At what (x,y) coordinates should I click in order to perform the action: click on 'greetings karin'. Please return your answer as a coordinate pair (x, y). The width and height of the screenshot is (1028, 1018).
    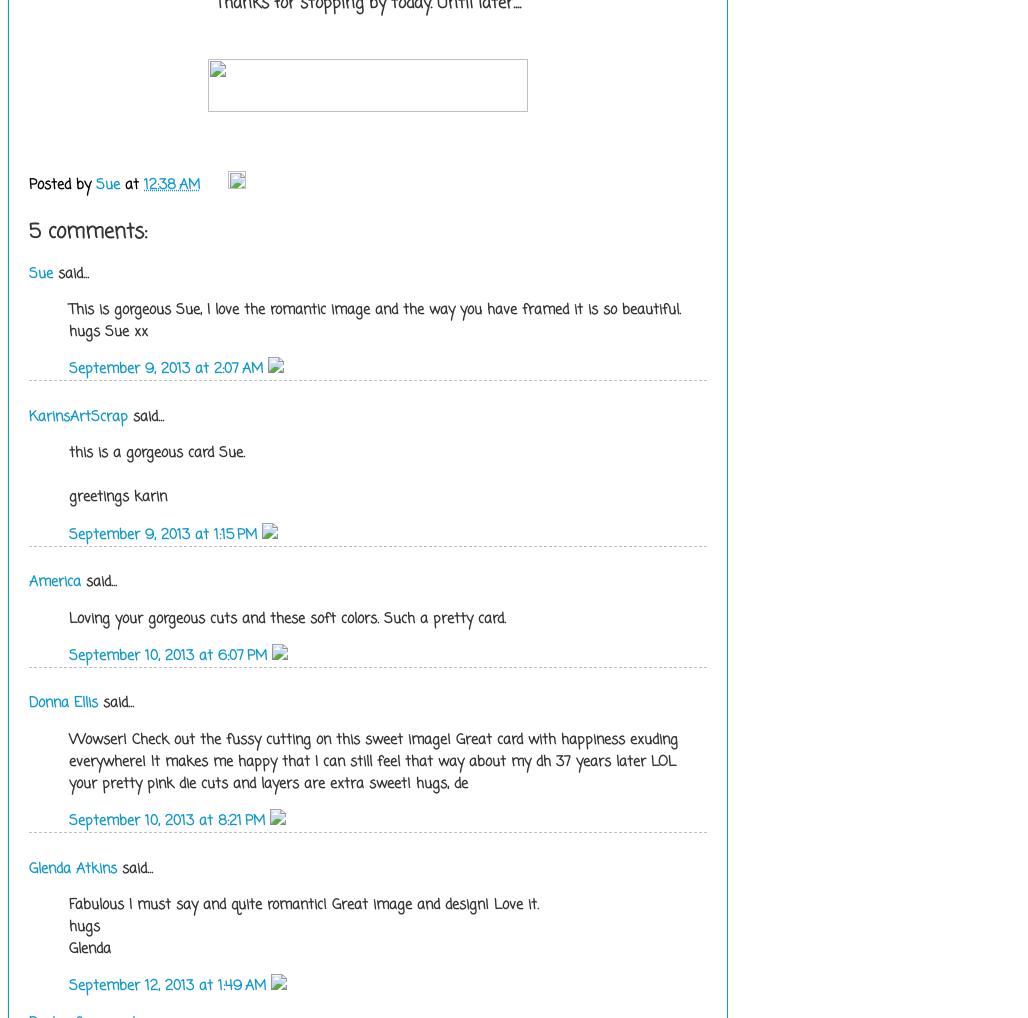
    Looking at the image, I should click on (117, 496).